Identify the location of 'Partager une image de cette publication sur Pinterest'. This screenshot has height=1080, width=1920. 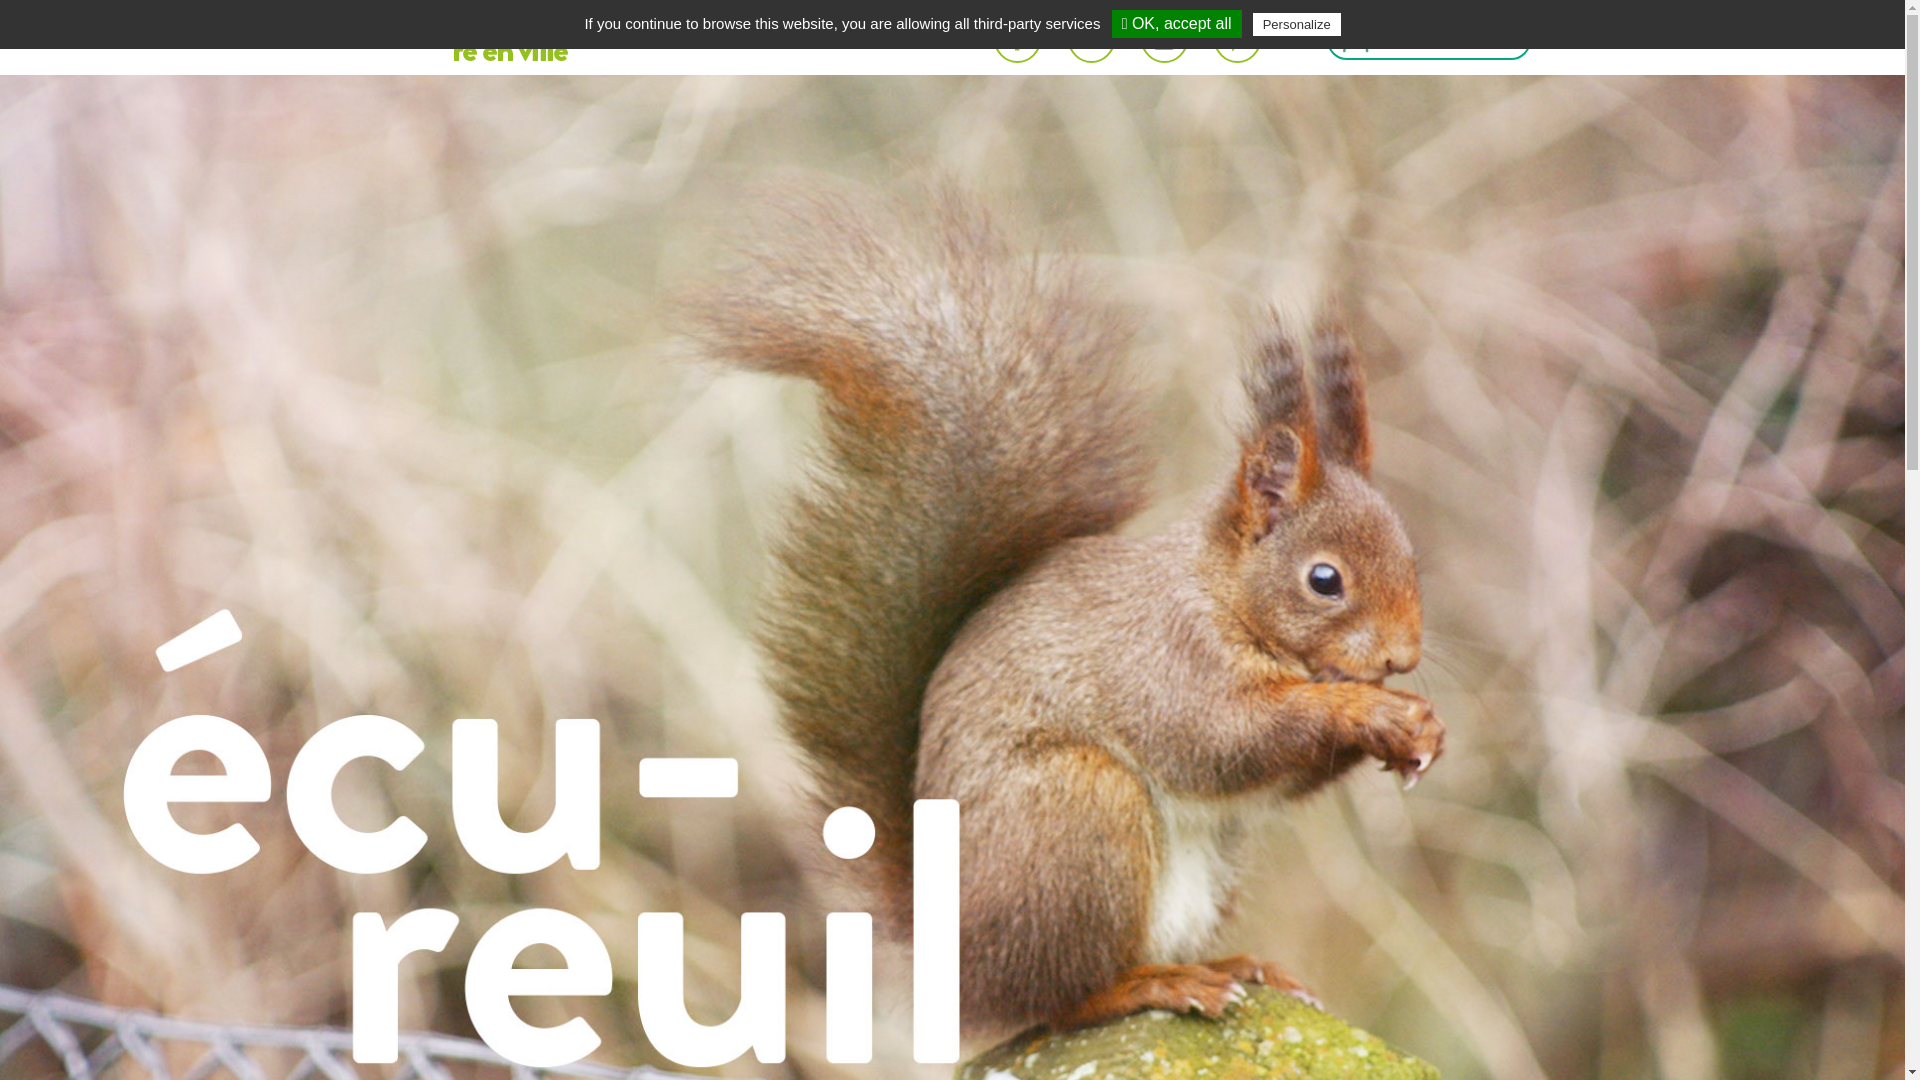
(1236, 39).